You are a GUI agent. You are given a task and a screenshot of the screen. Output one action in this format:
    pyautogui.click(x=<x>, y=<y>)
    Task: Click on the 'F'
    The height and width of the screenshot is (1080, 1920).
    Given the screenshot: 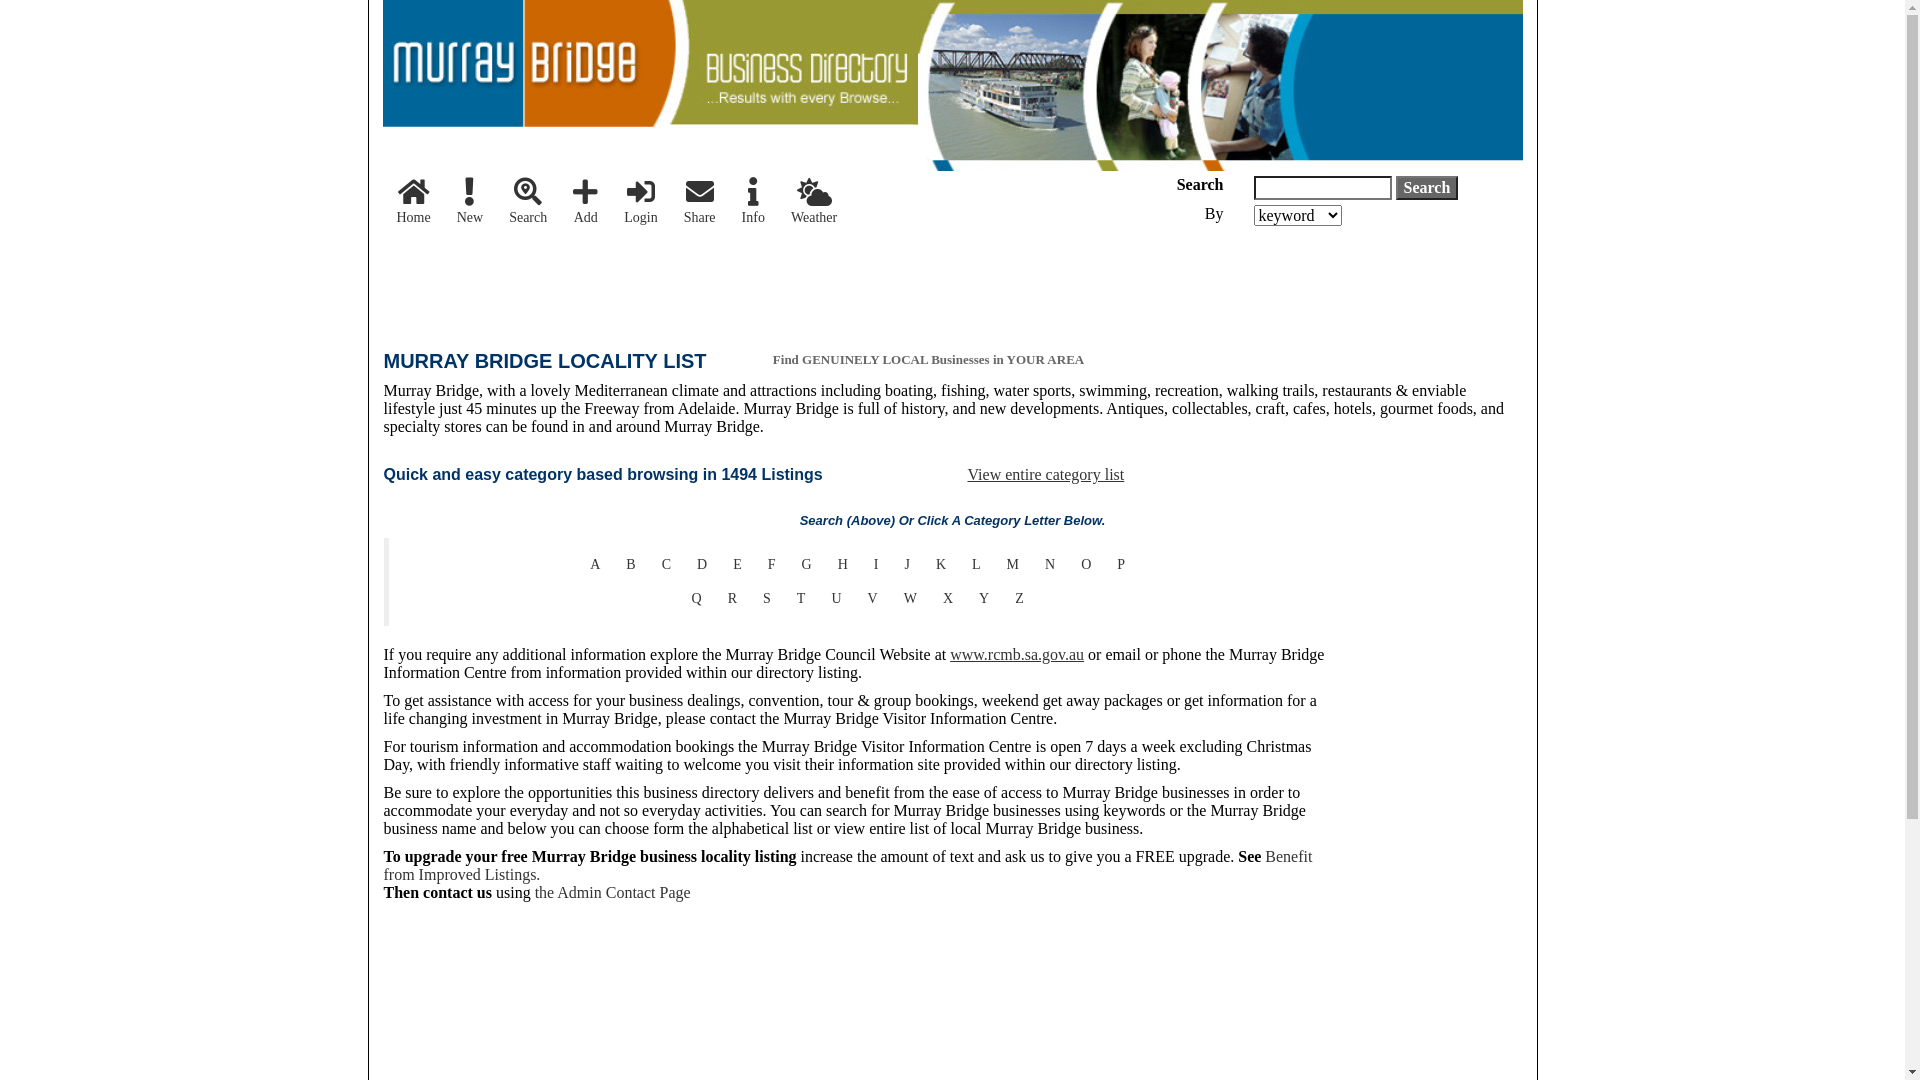 What is the action you would take?
    pyautogui.click(x=753, y=564)
    